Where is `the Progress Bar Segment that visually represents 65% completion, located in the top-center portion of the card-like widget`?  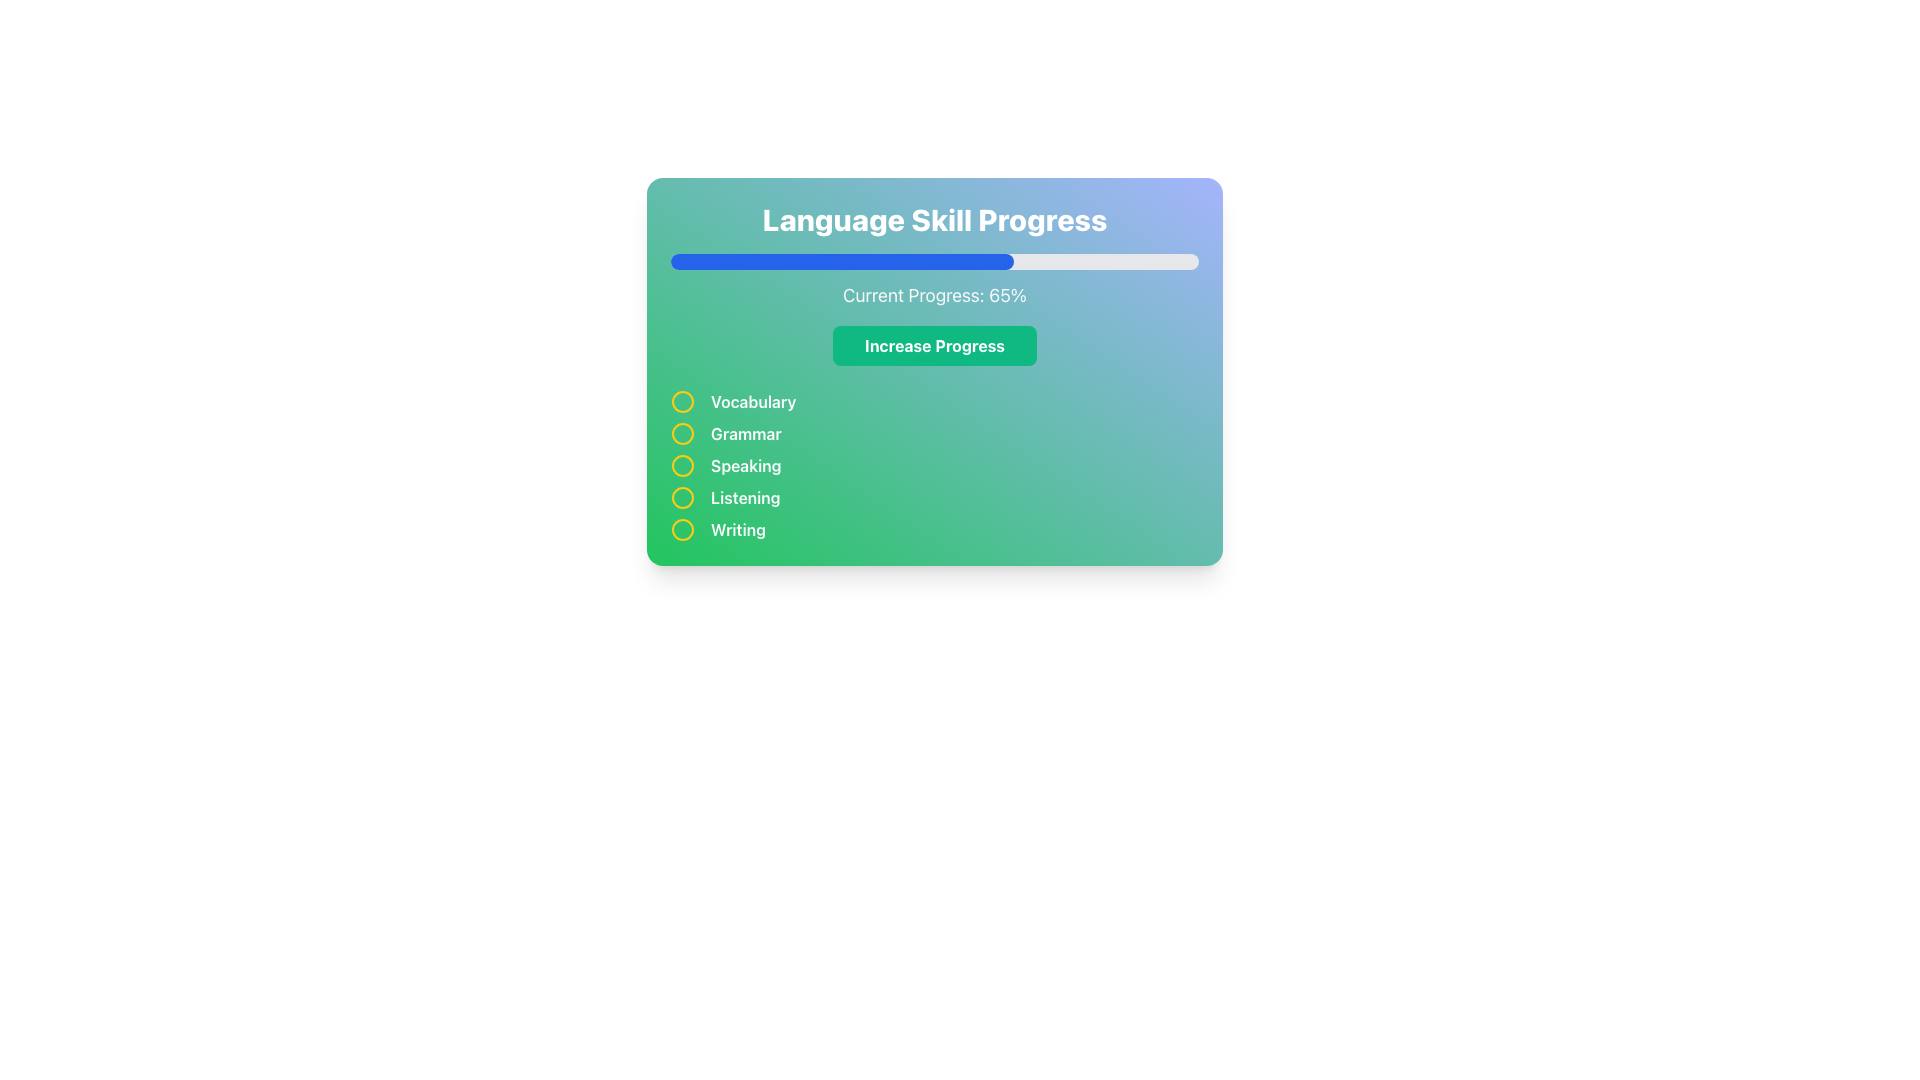 the Progress Bar Segment that visually represents 65% completion, located in the top-center portion of the card-like widget is located at coordinates (842, 261).